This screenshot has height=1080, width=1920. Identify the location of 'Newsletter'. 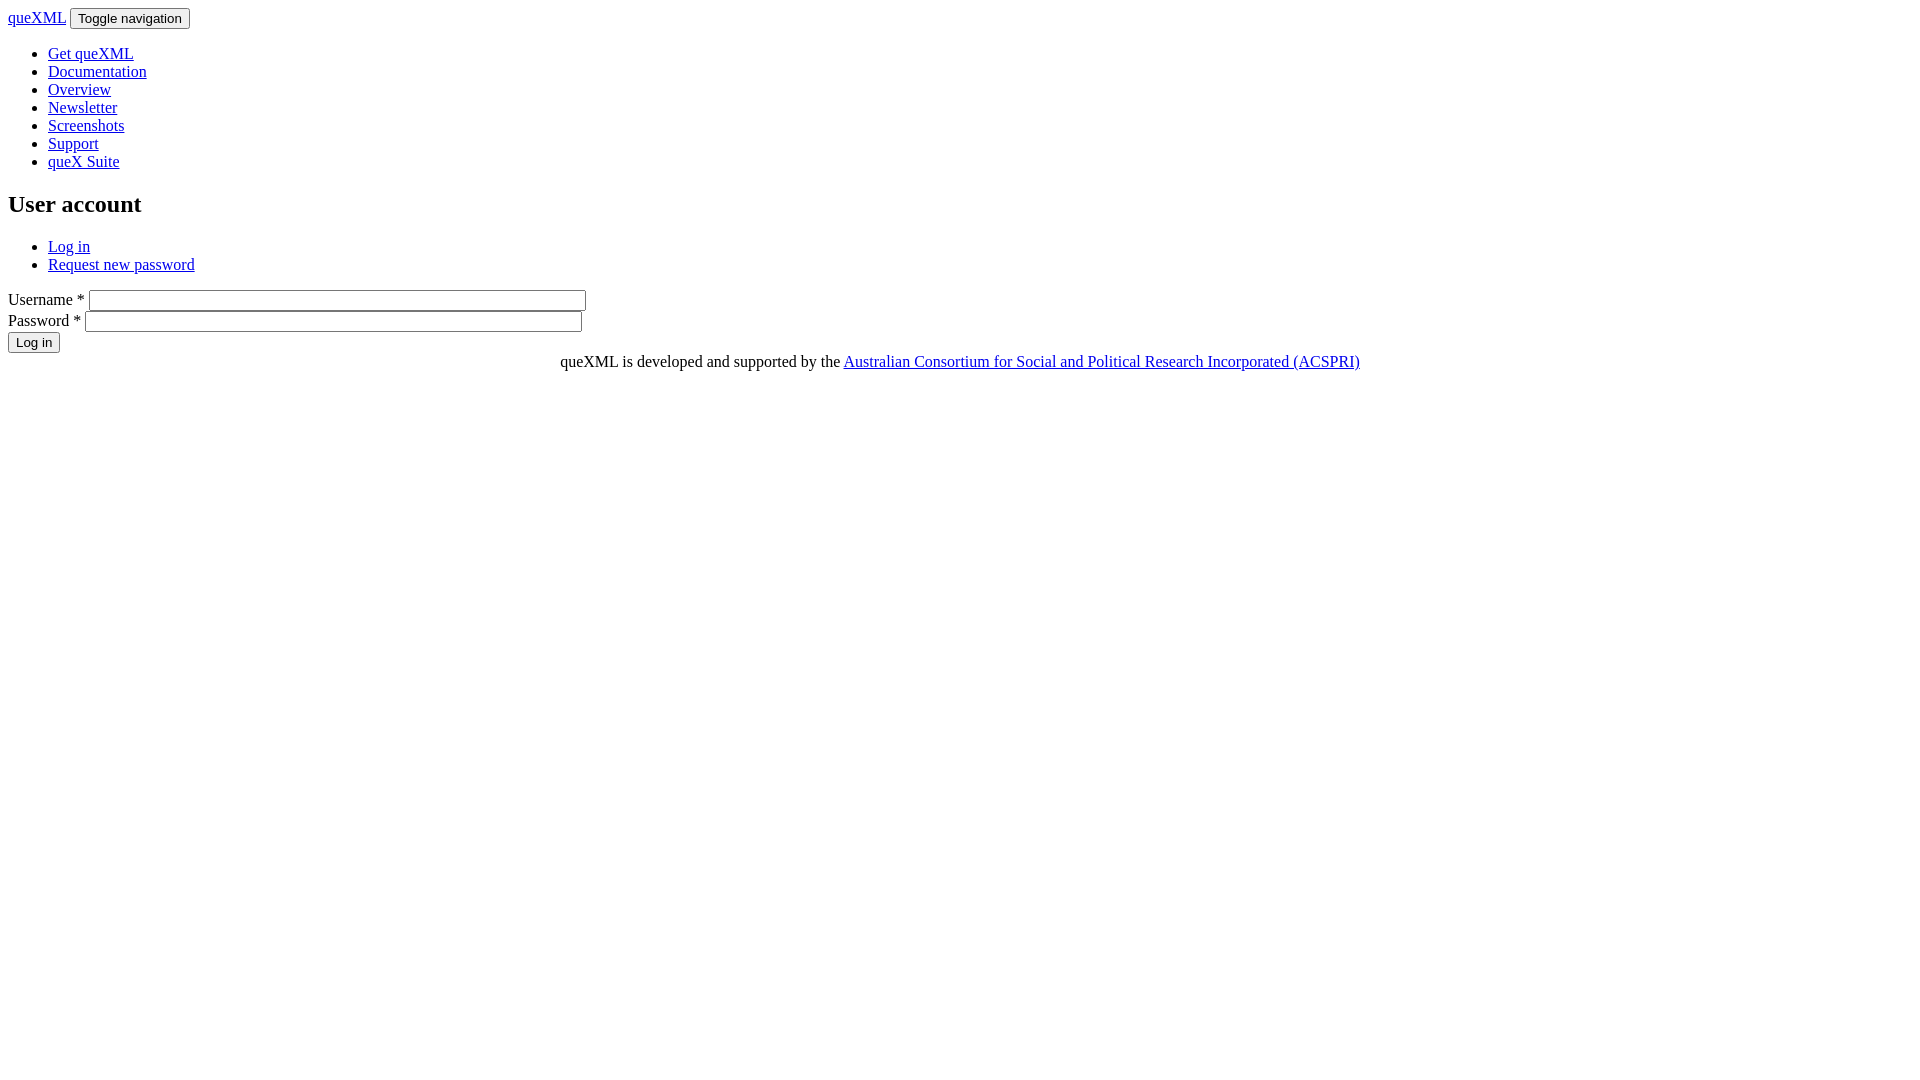
(48, 107).